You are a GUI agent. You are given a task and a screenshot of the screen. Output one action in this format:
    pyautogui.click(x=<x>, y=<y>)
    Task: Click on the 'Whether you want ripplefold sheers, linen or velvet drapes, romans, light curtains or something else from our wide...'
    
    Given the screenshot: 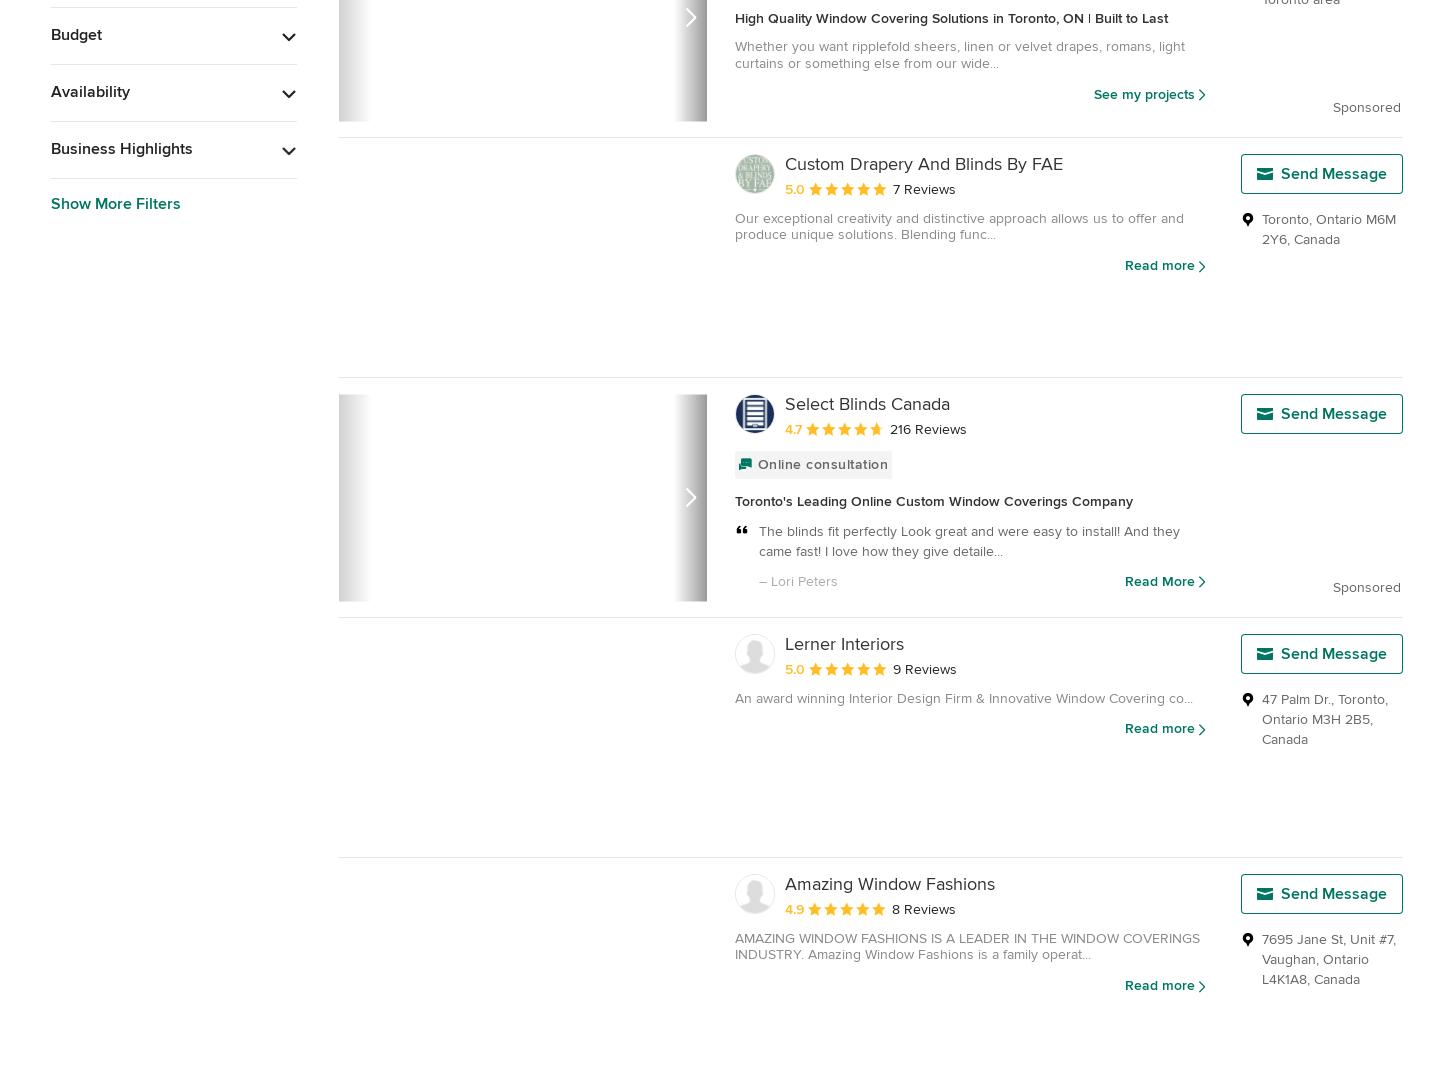 What is the action you would take?
    pyautogui.click(x=959, y=53)
    